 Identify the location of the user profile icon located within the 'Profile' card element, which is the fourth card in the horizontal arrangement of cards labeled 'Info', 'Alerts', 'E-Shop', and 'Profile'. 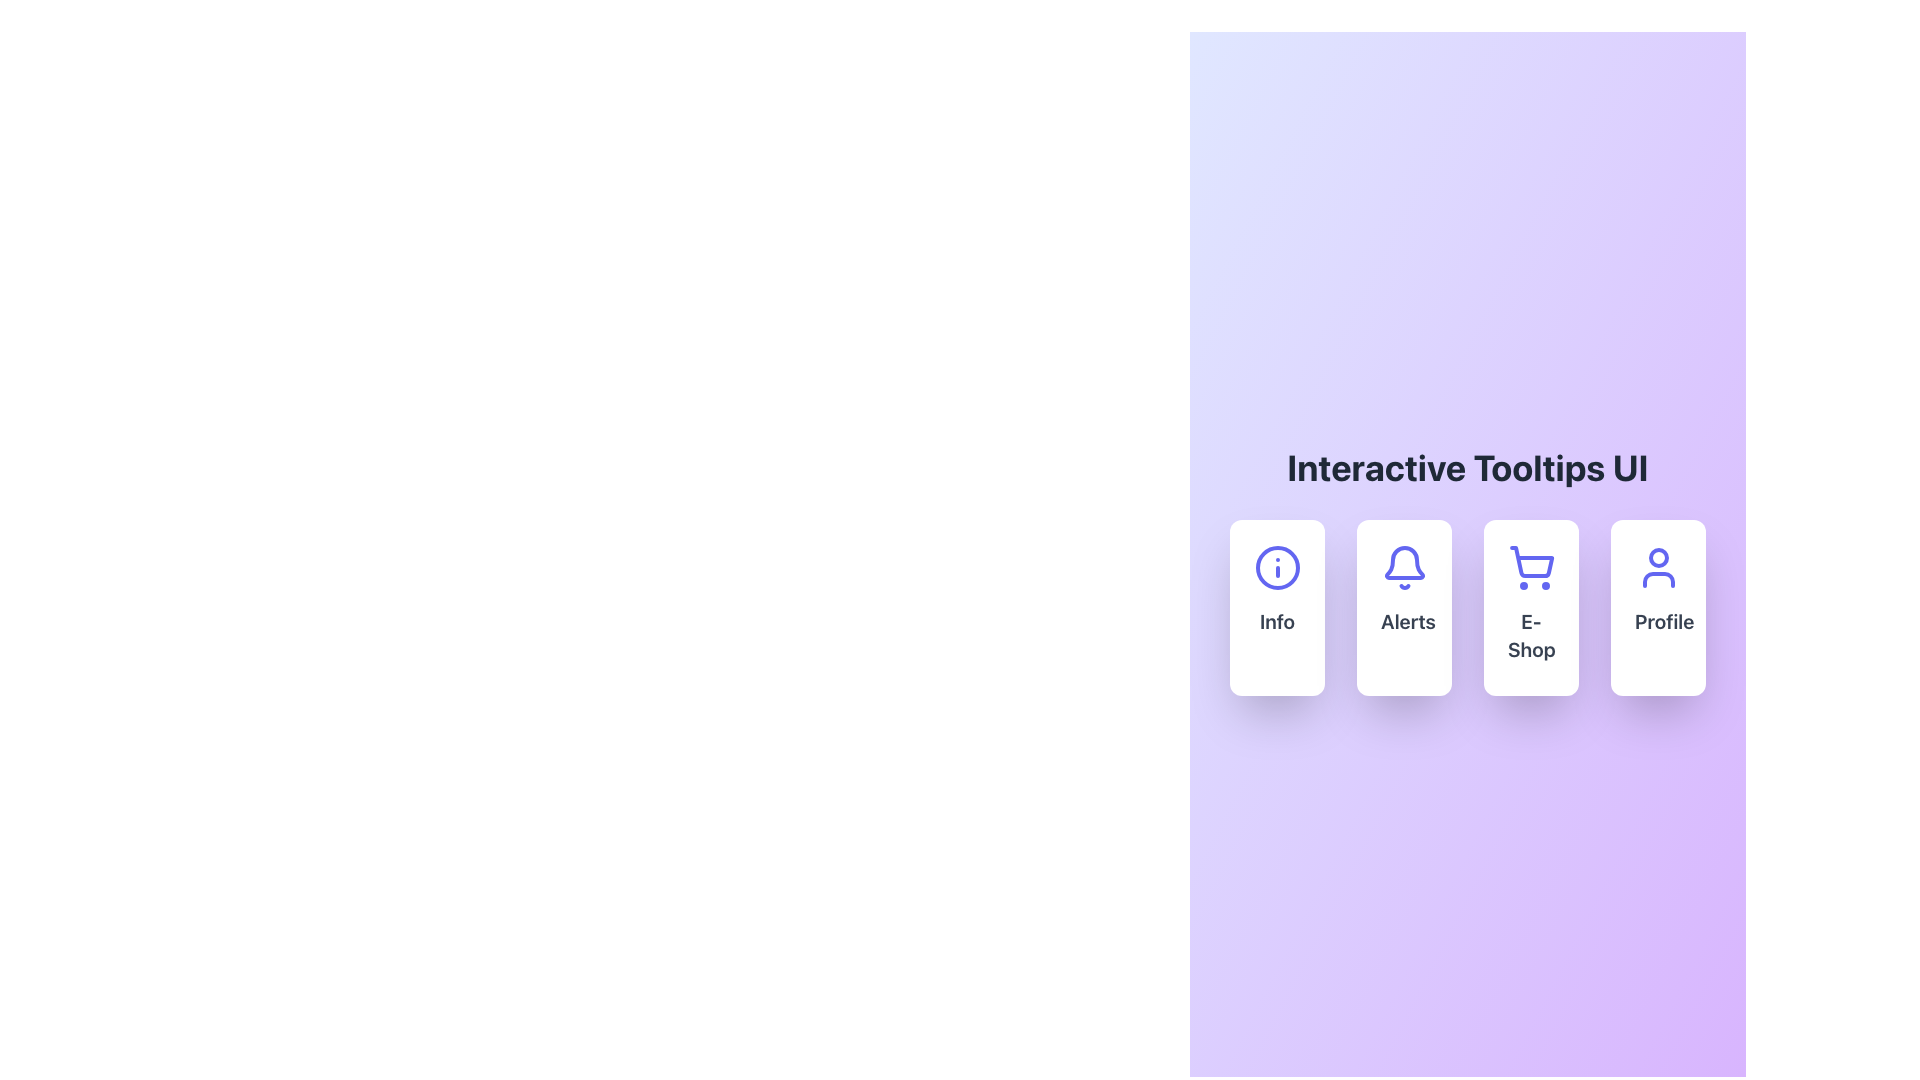
(1658, 567).